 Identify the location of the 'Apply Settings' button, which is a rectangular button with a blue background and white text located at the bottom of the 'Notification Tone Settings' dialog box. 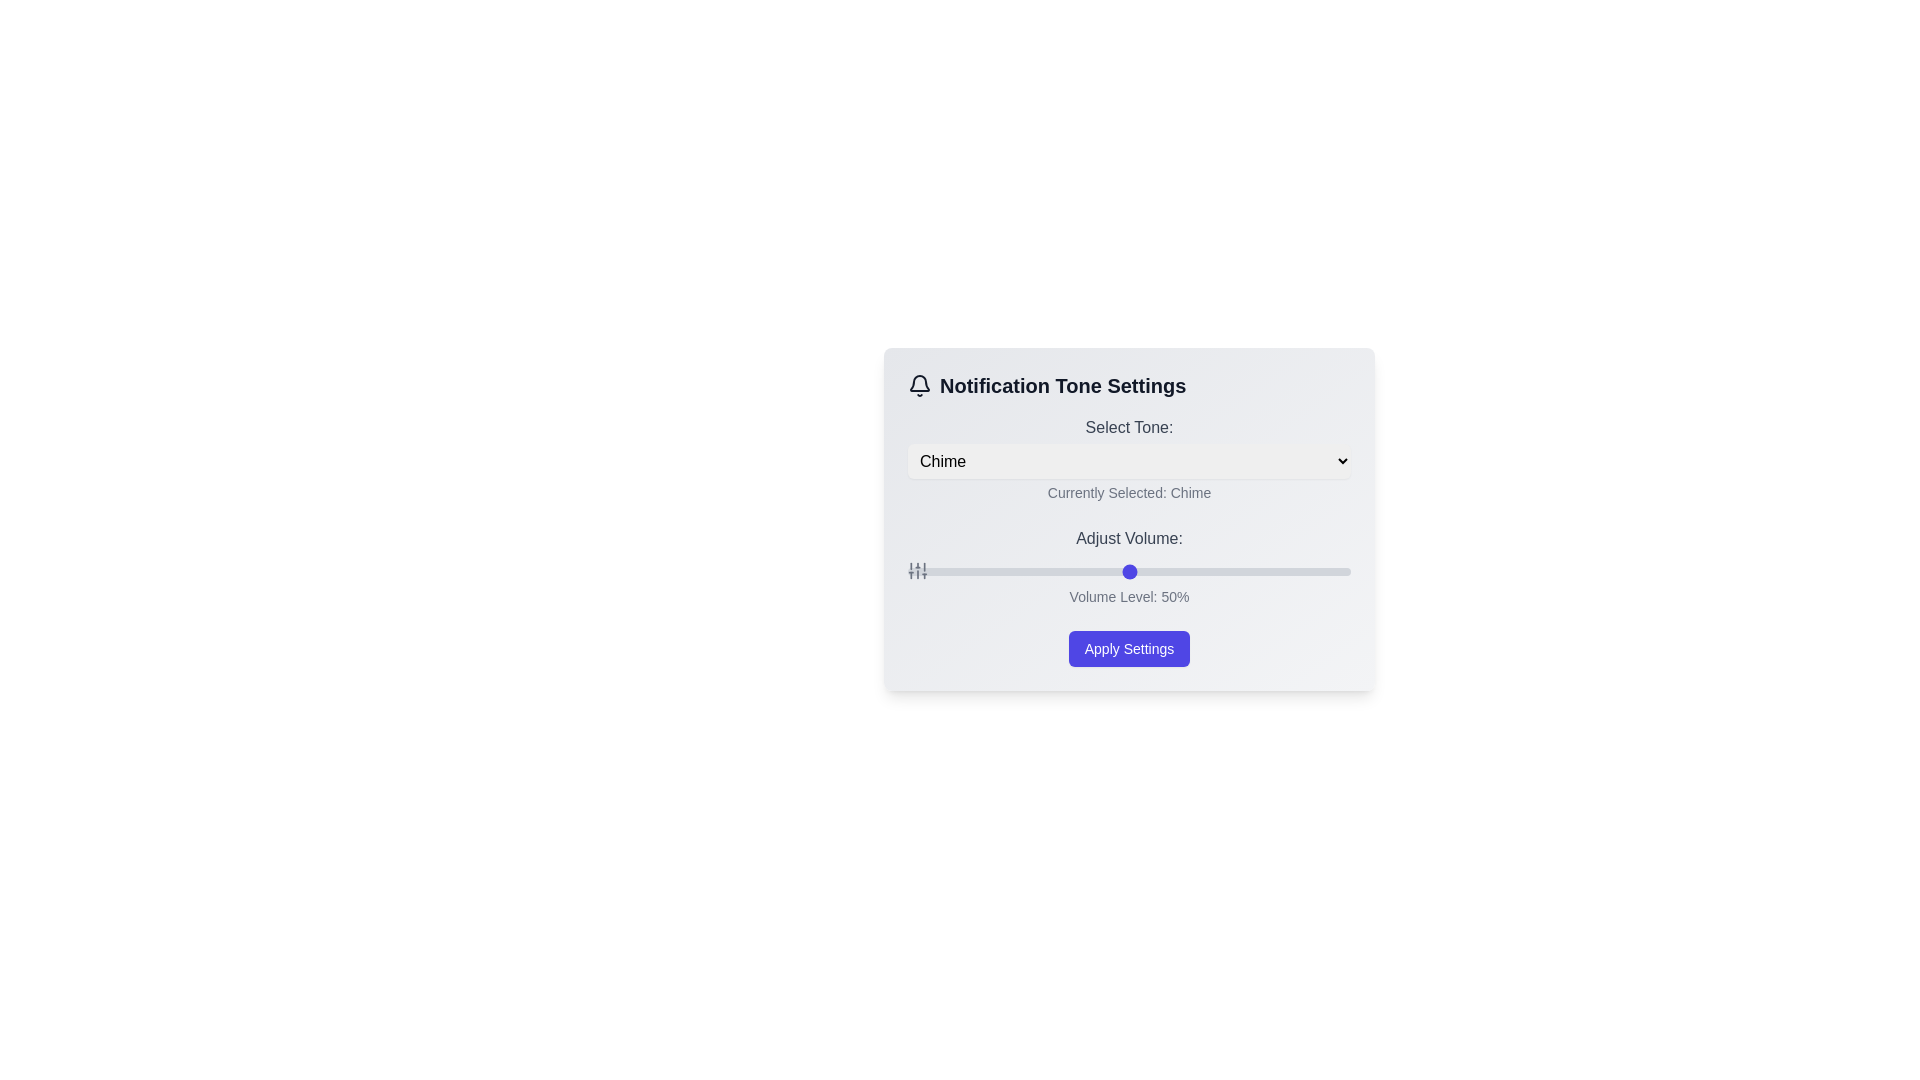
(1129, 648).